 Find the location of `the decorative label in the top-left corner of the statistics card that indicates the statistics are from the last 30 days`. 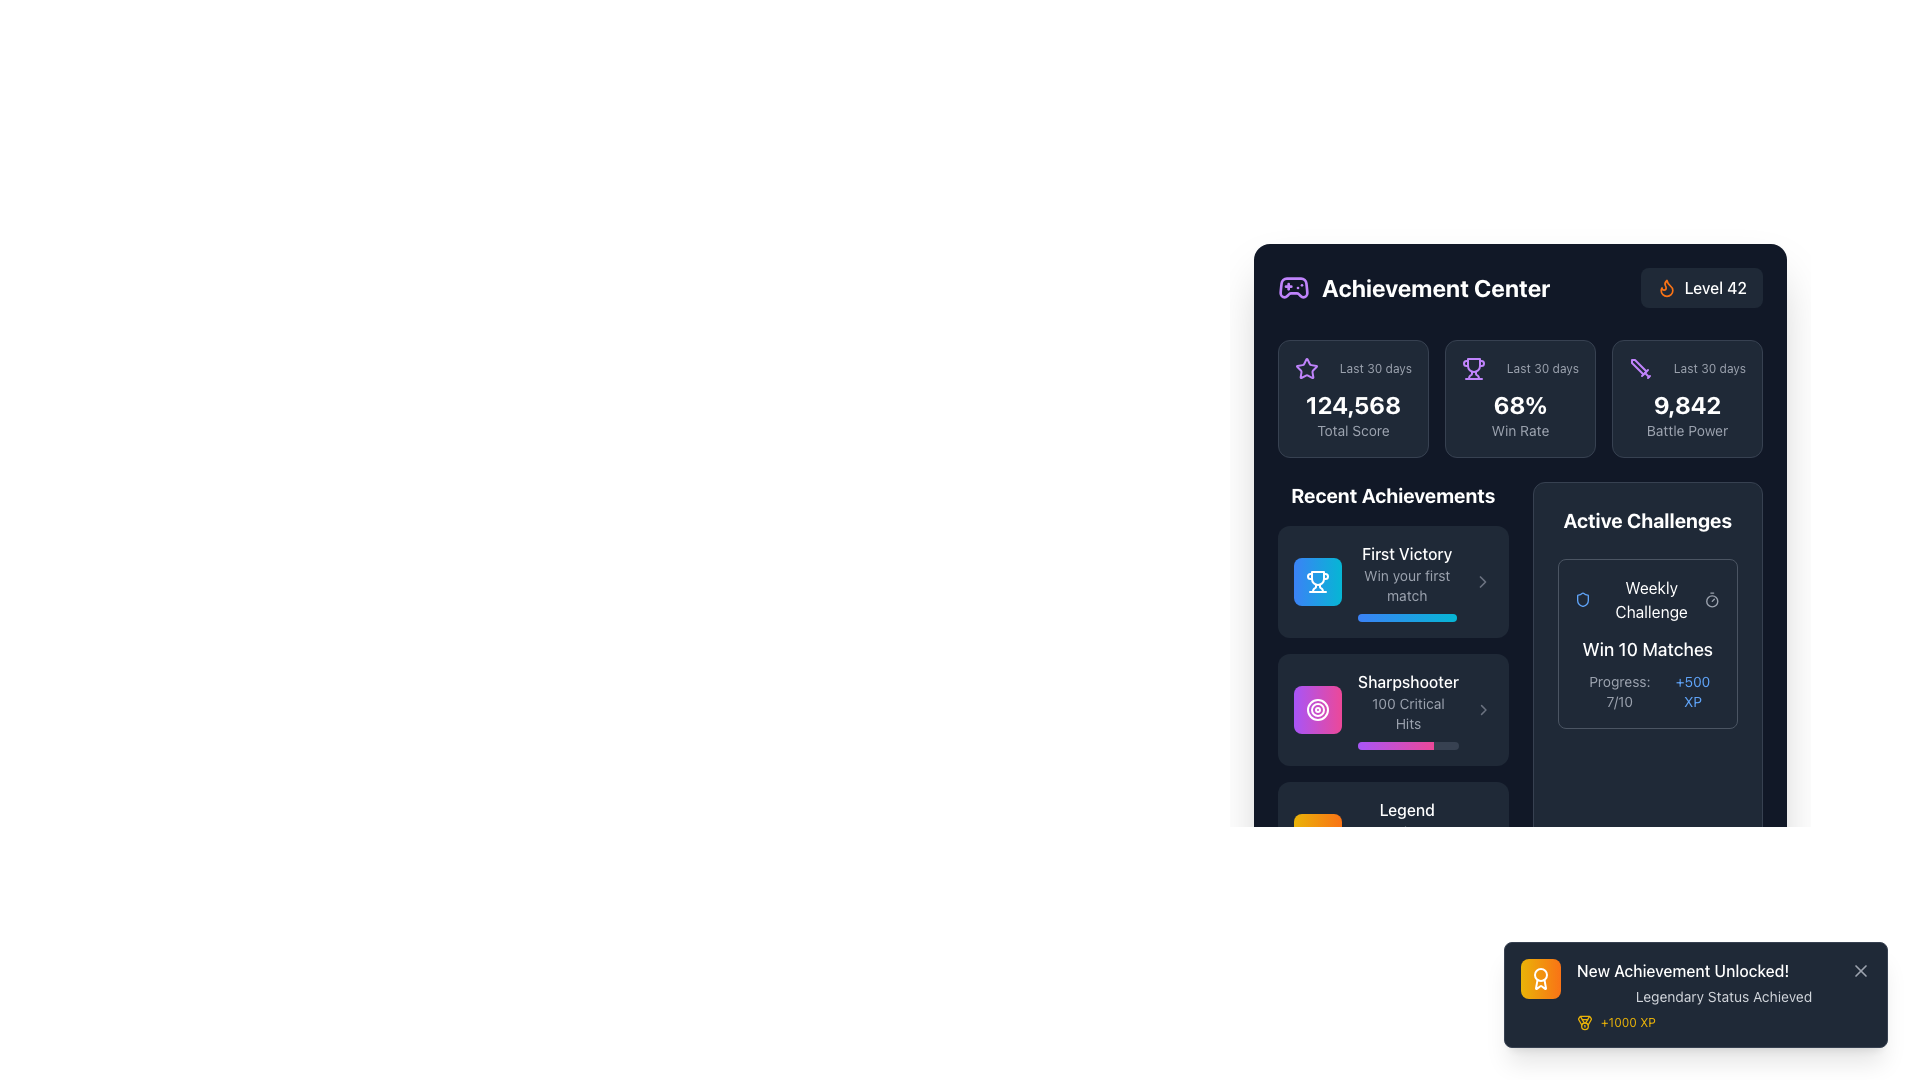

the decorative label in the top-left corner of the statistics card that indicates the statistics are from the last 30 days is located at coordinates (1353, 369).